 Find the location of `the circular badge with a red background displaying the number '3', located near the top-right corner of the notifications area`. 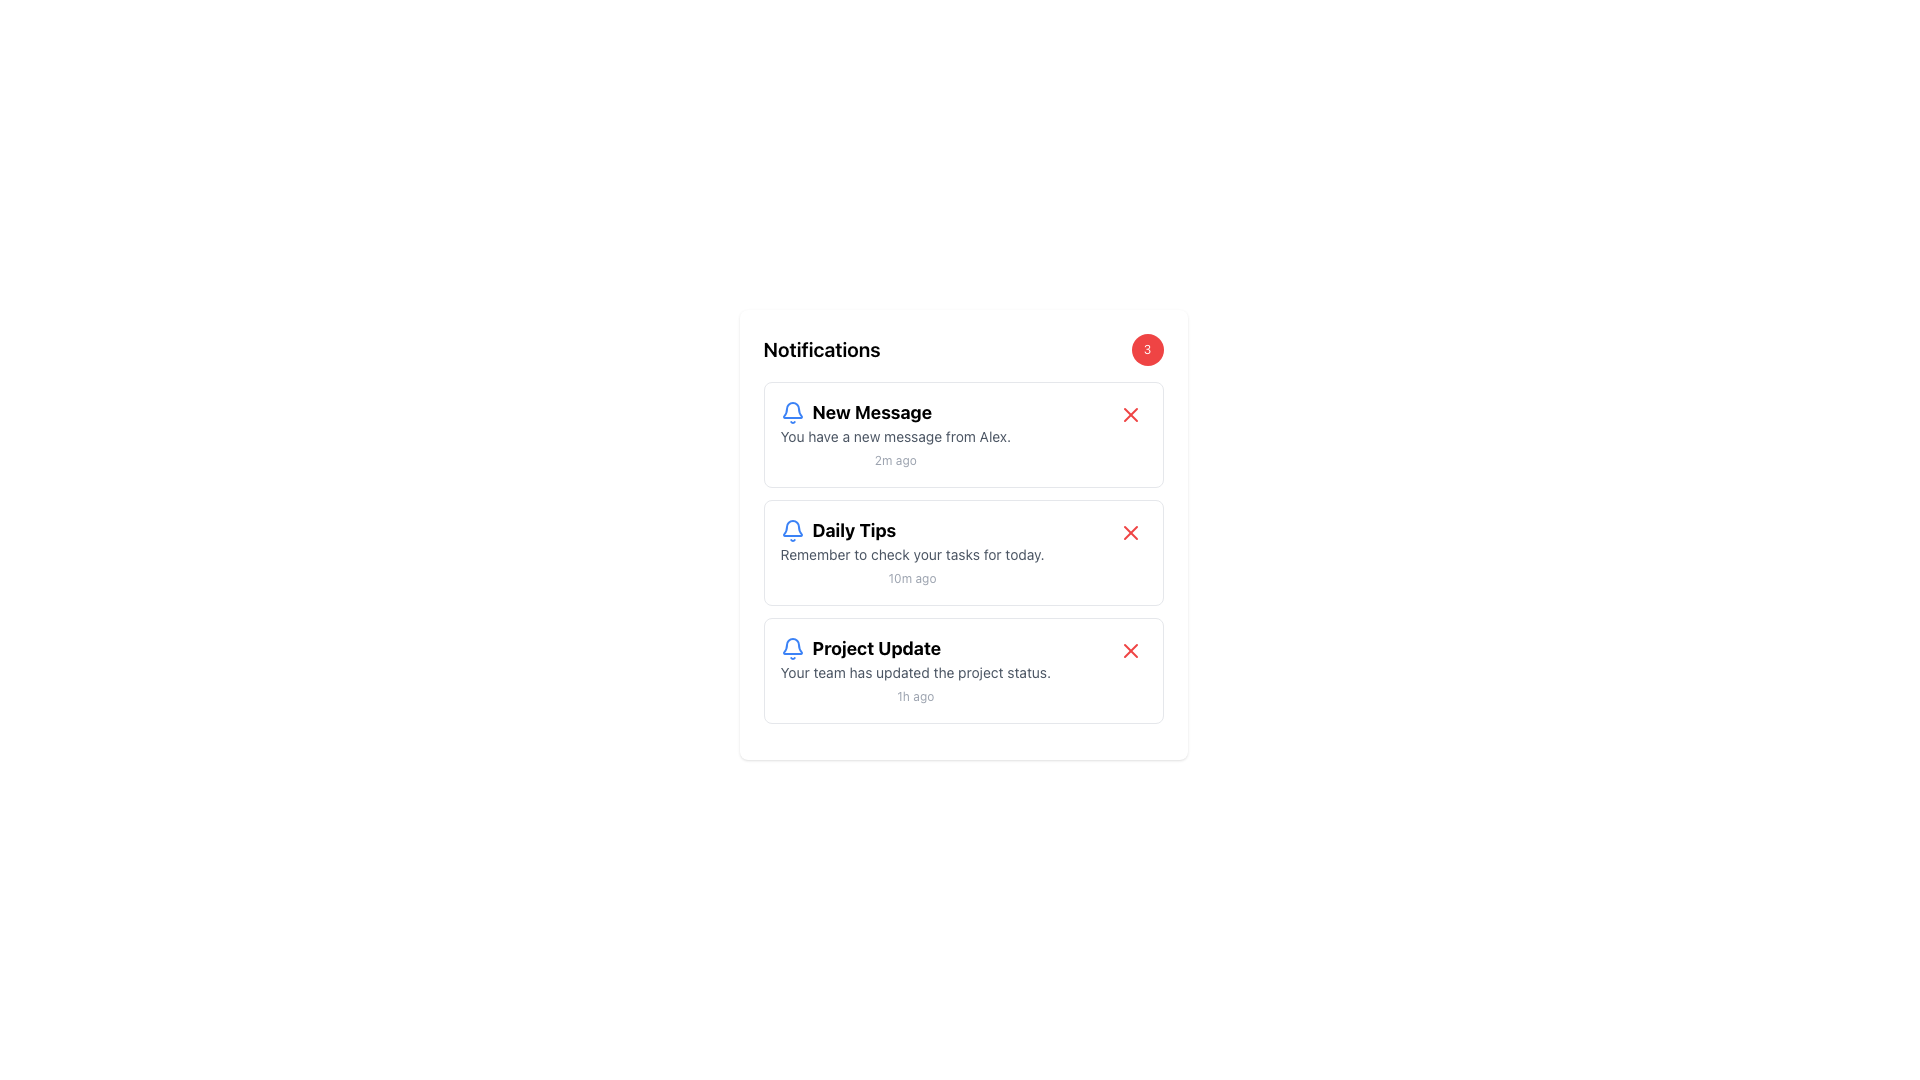

the circular badge with a red background displaying the number '3', located near the top-right corner of the notifications area is located at coordinates (1147, 349).